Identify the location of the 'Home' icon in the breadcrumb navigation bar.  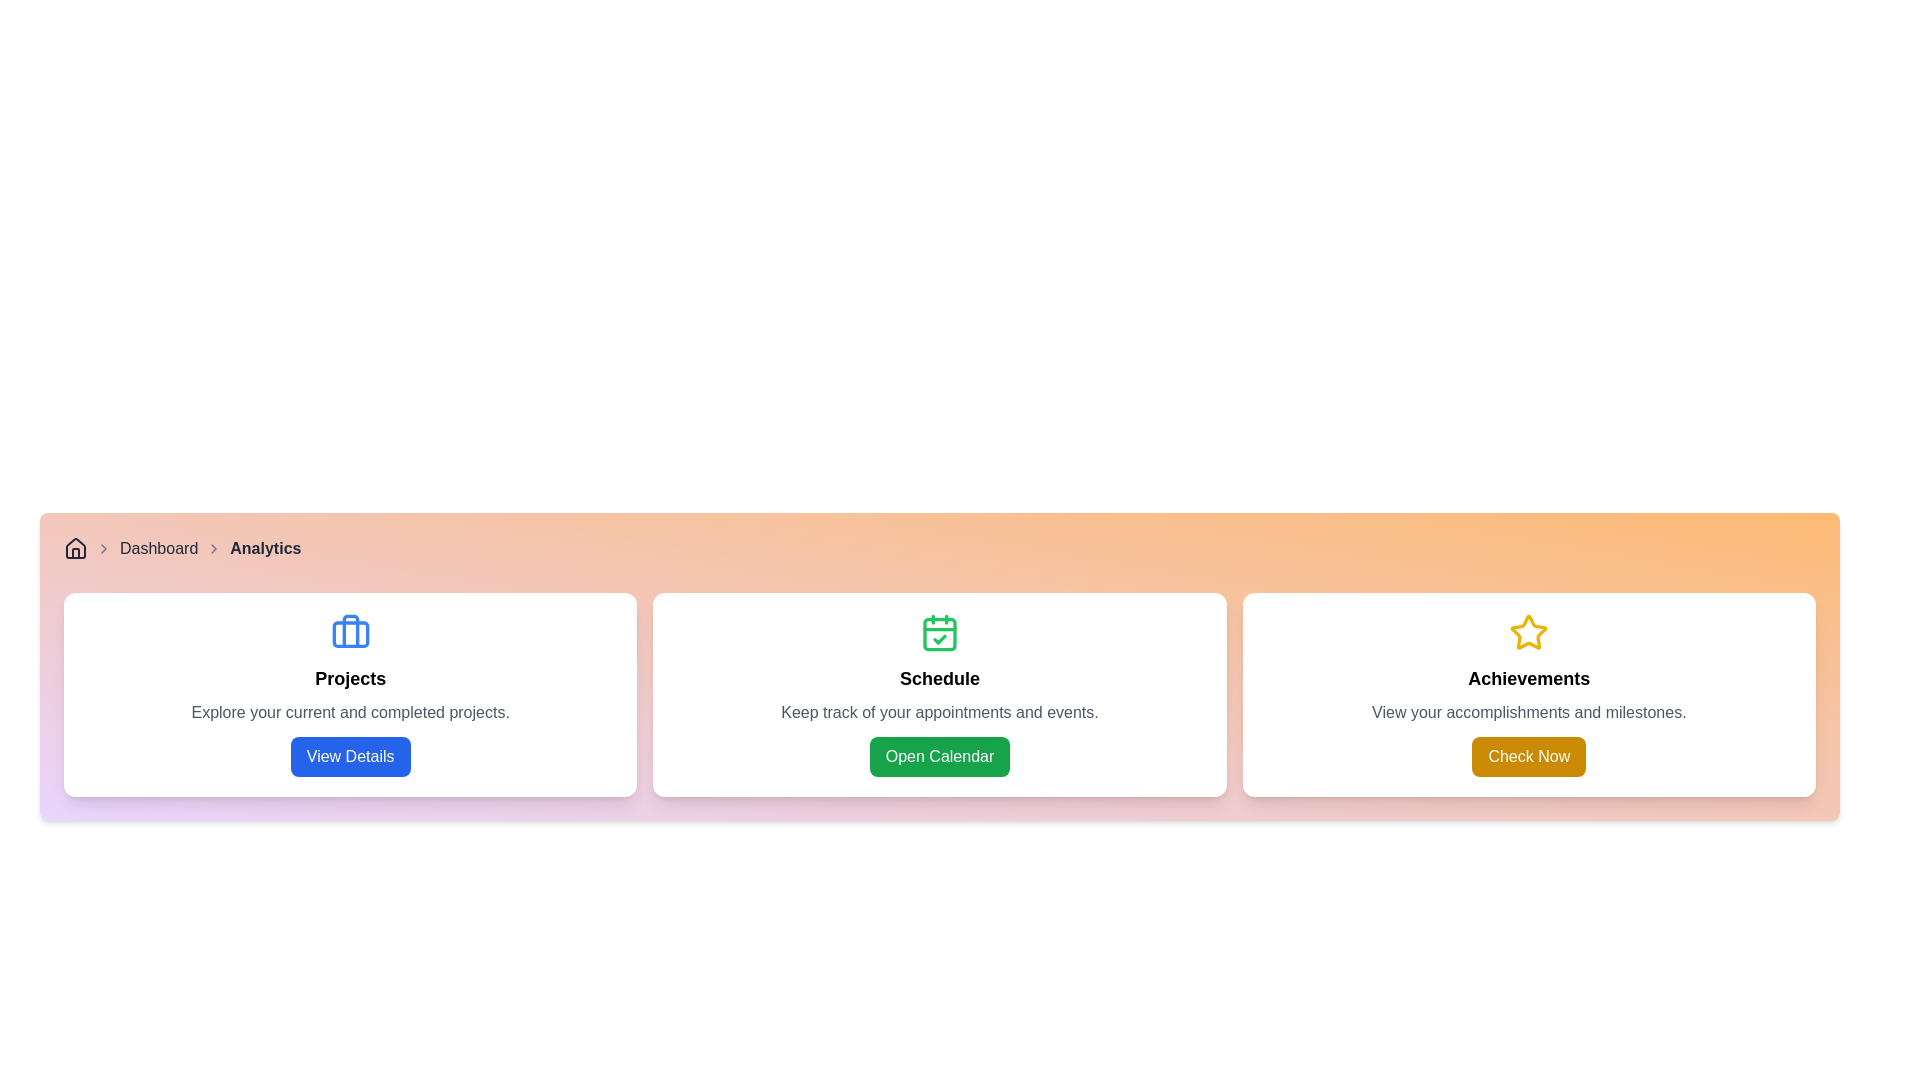
(76, 548).